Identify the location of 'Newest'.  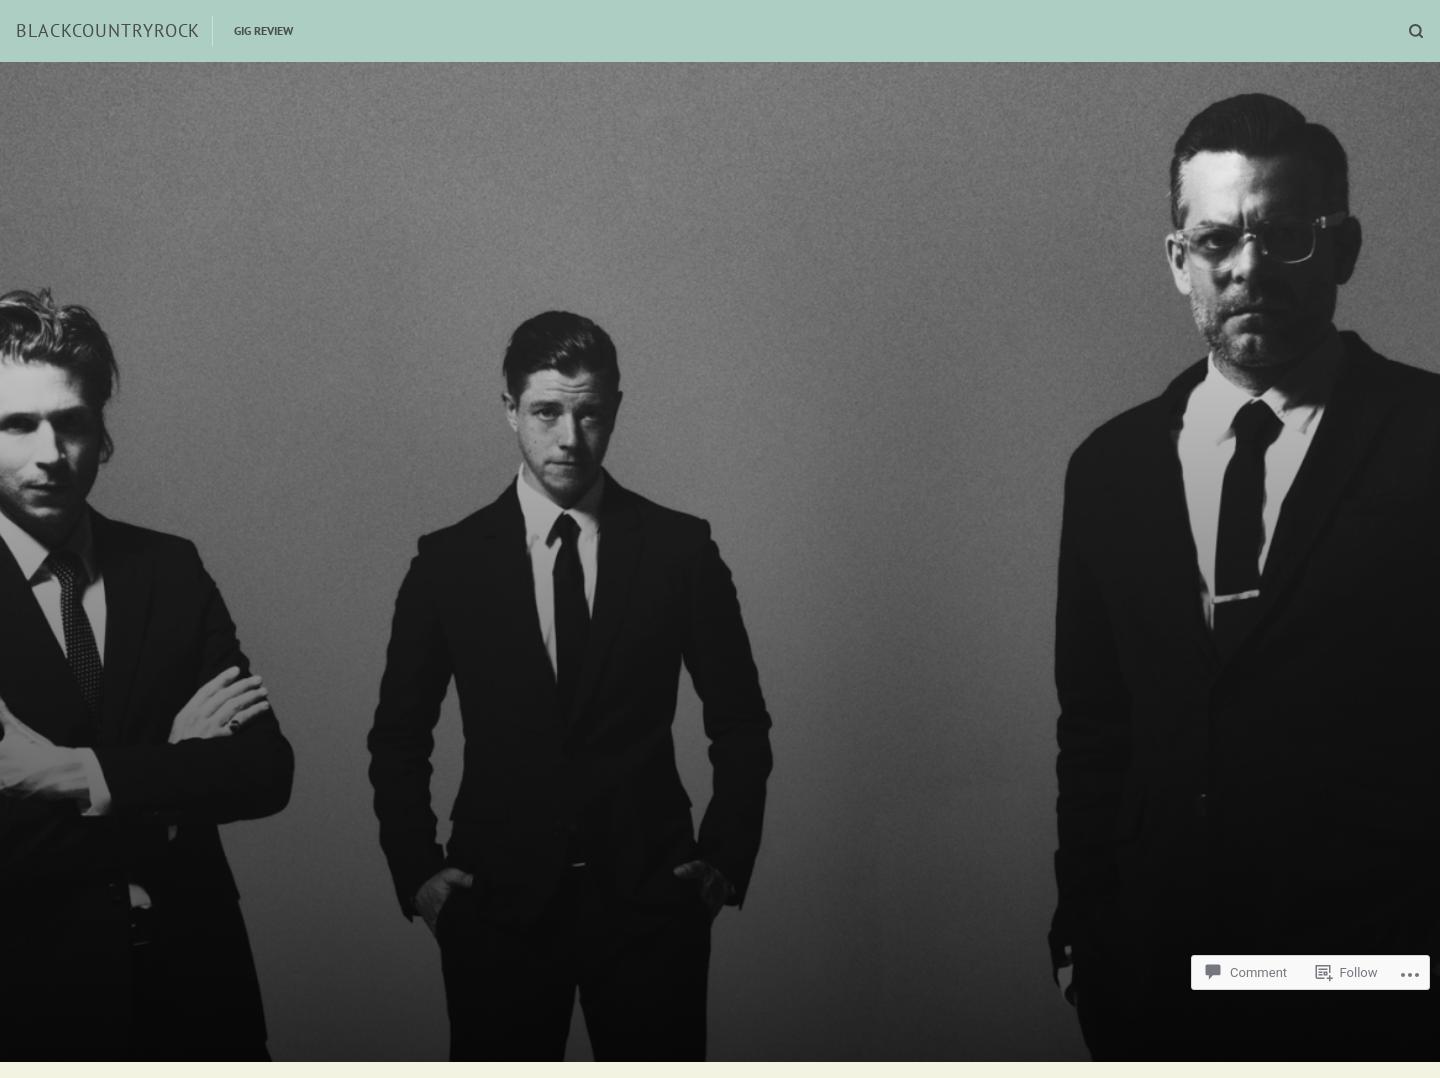
(901, 133).